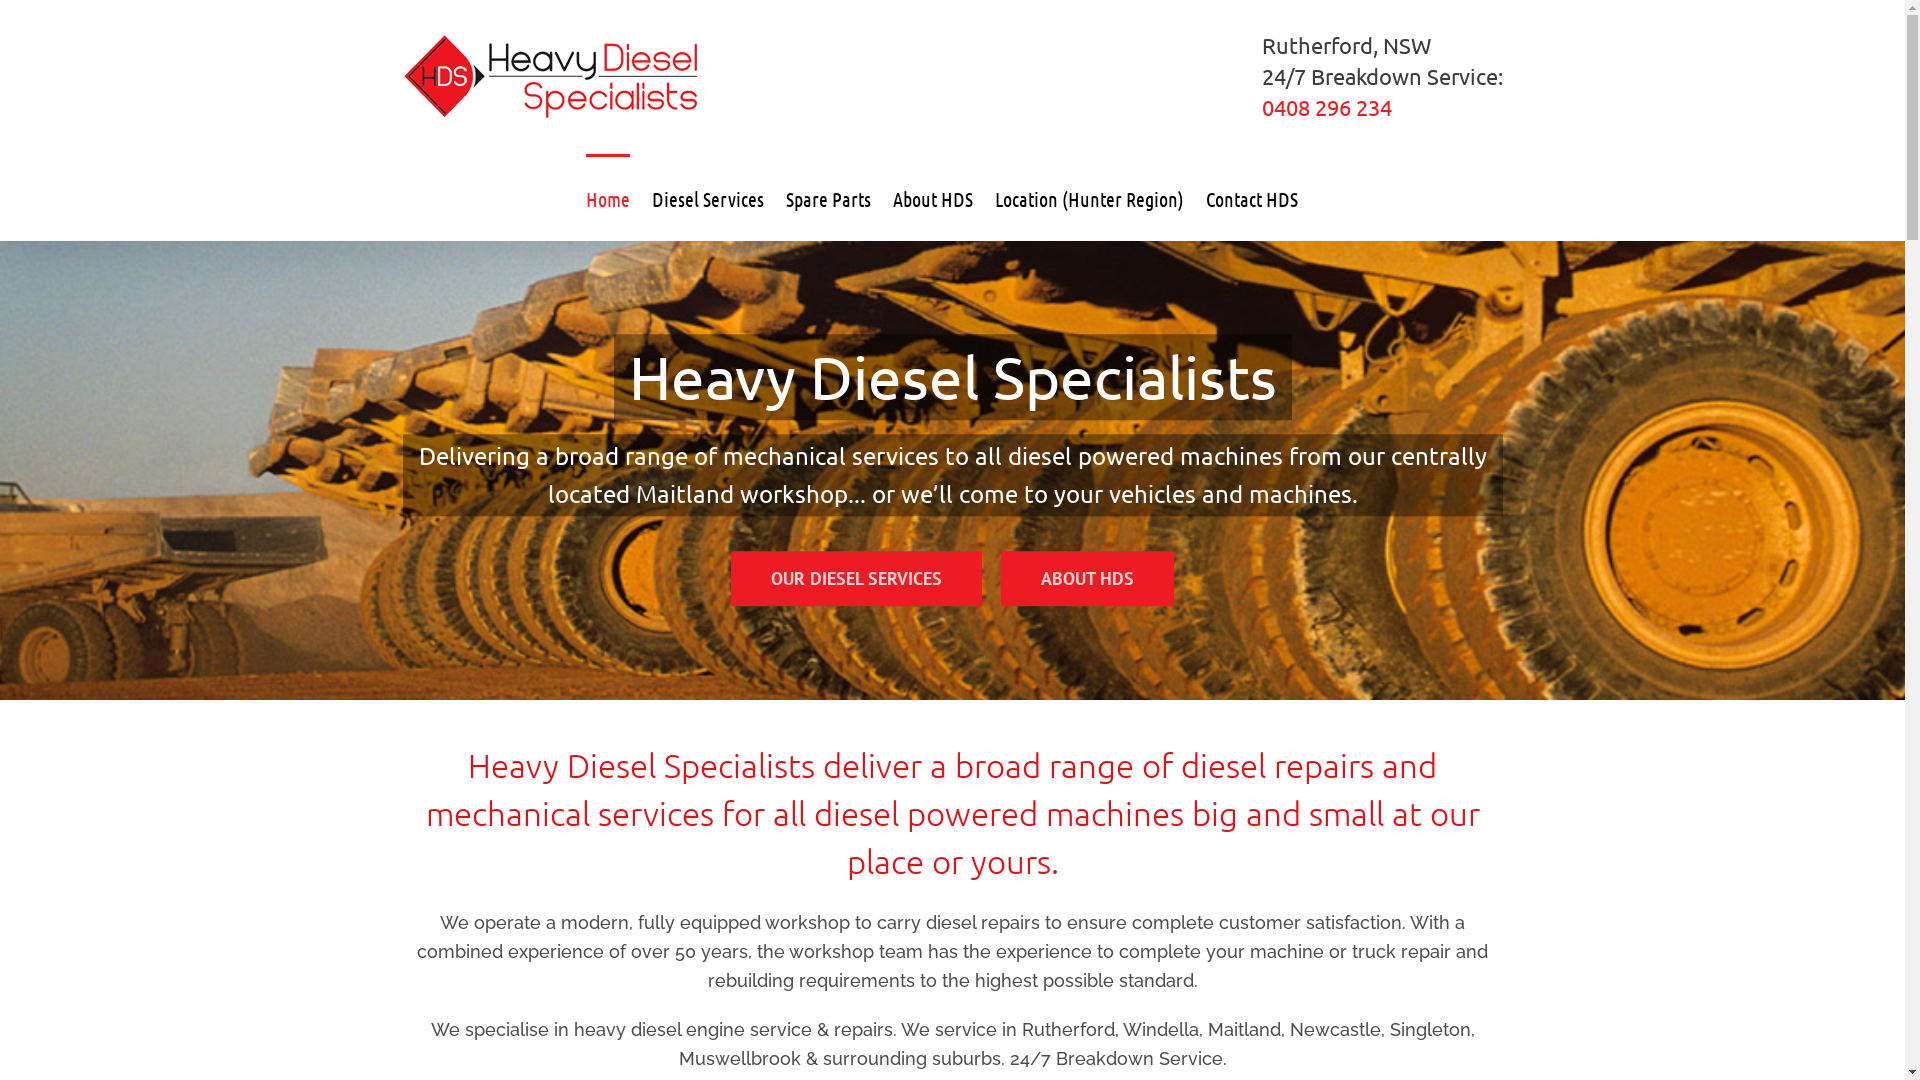 This screenshot has height=1080, width=1920. I want to click on 'Contact HDS', so click(1251, 196).